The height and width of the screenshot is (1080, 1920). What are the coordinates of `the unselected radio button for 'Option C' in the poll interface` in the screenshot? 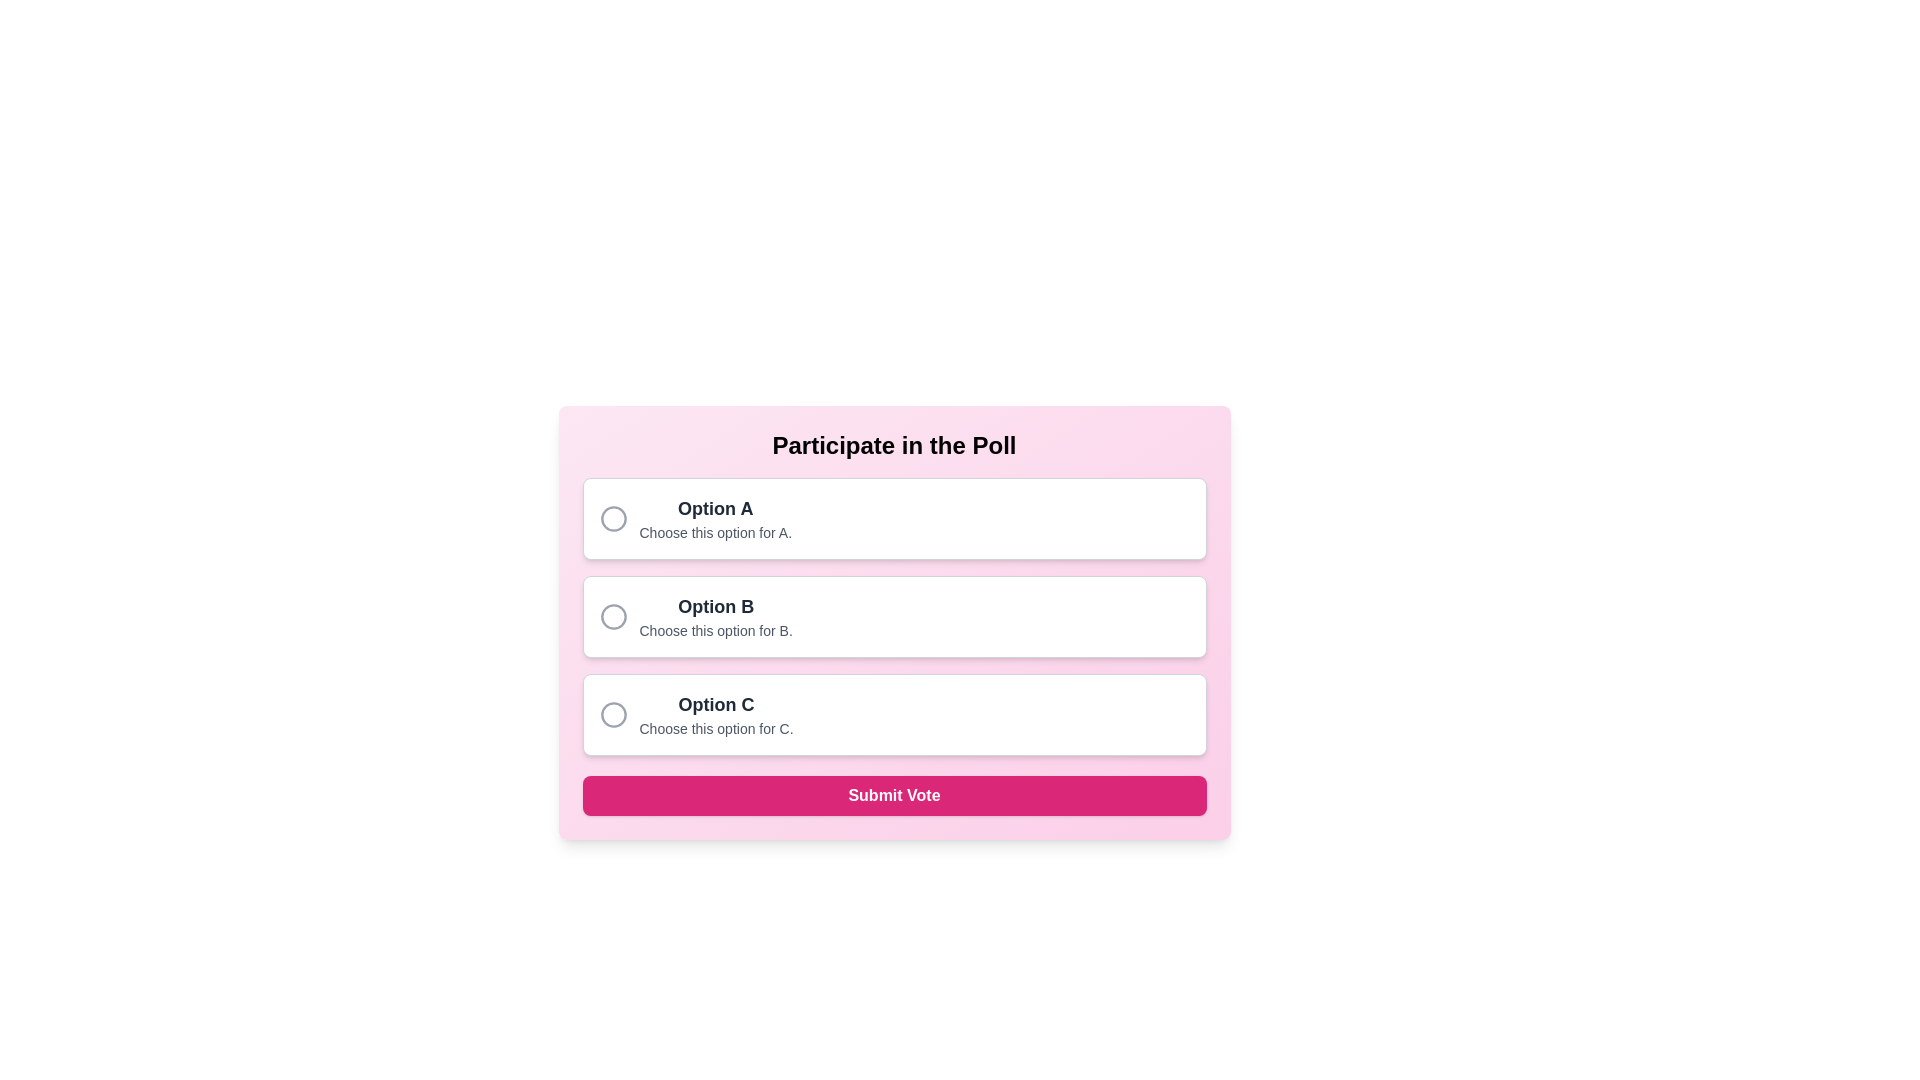 It's located at (612, 713).